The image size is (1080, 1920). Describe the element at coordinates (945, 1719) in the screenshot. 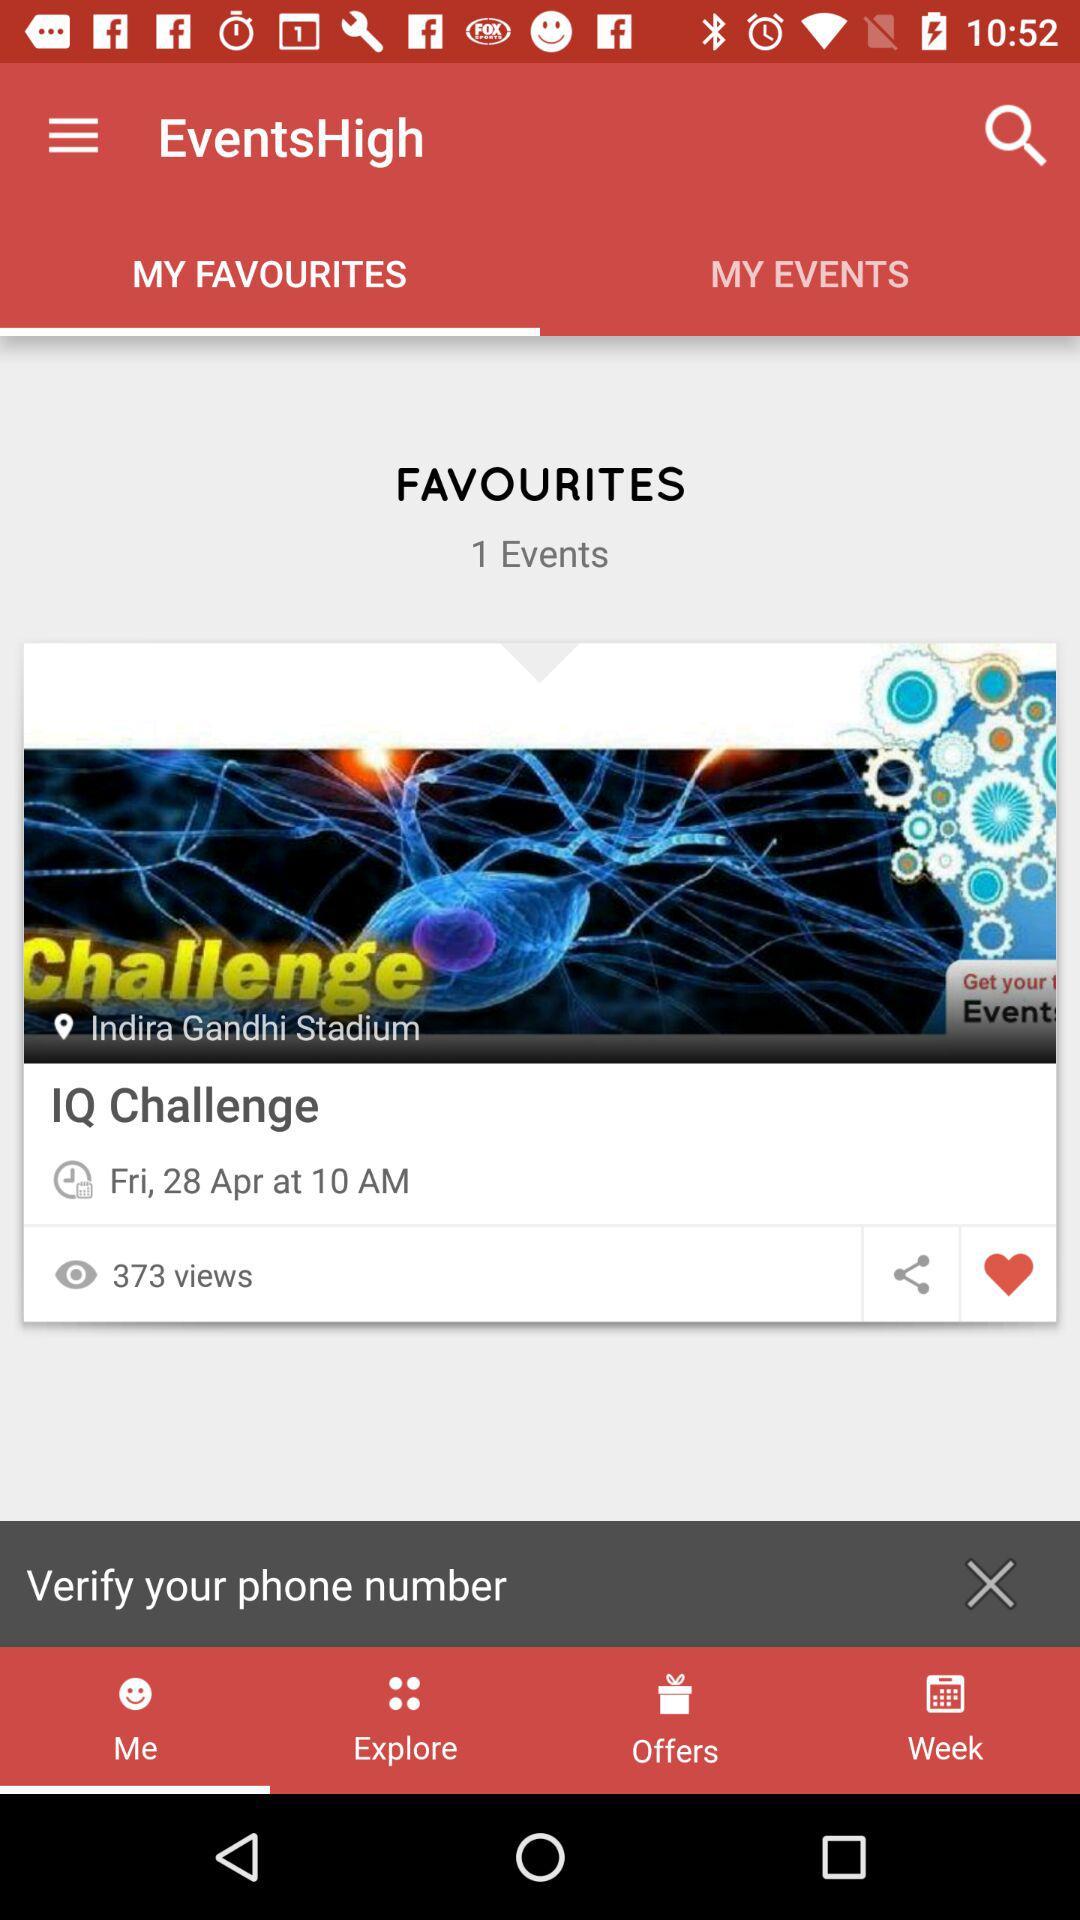

I see `the item to the right of the offers icon` at that location.